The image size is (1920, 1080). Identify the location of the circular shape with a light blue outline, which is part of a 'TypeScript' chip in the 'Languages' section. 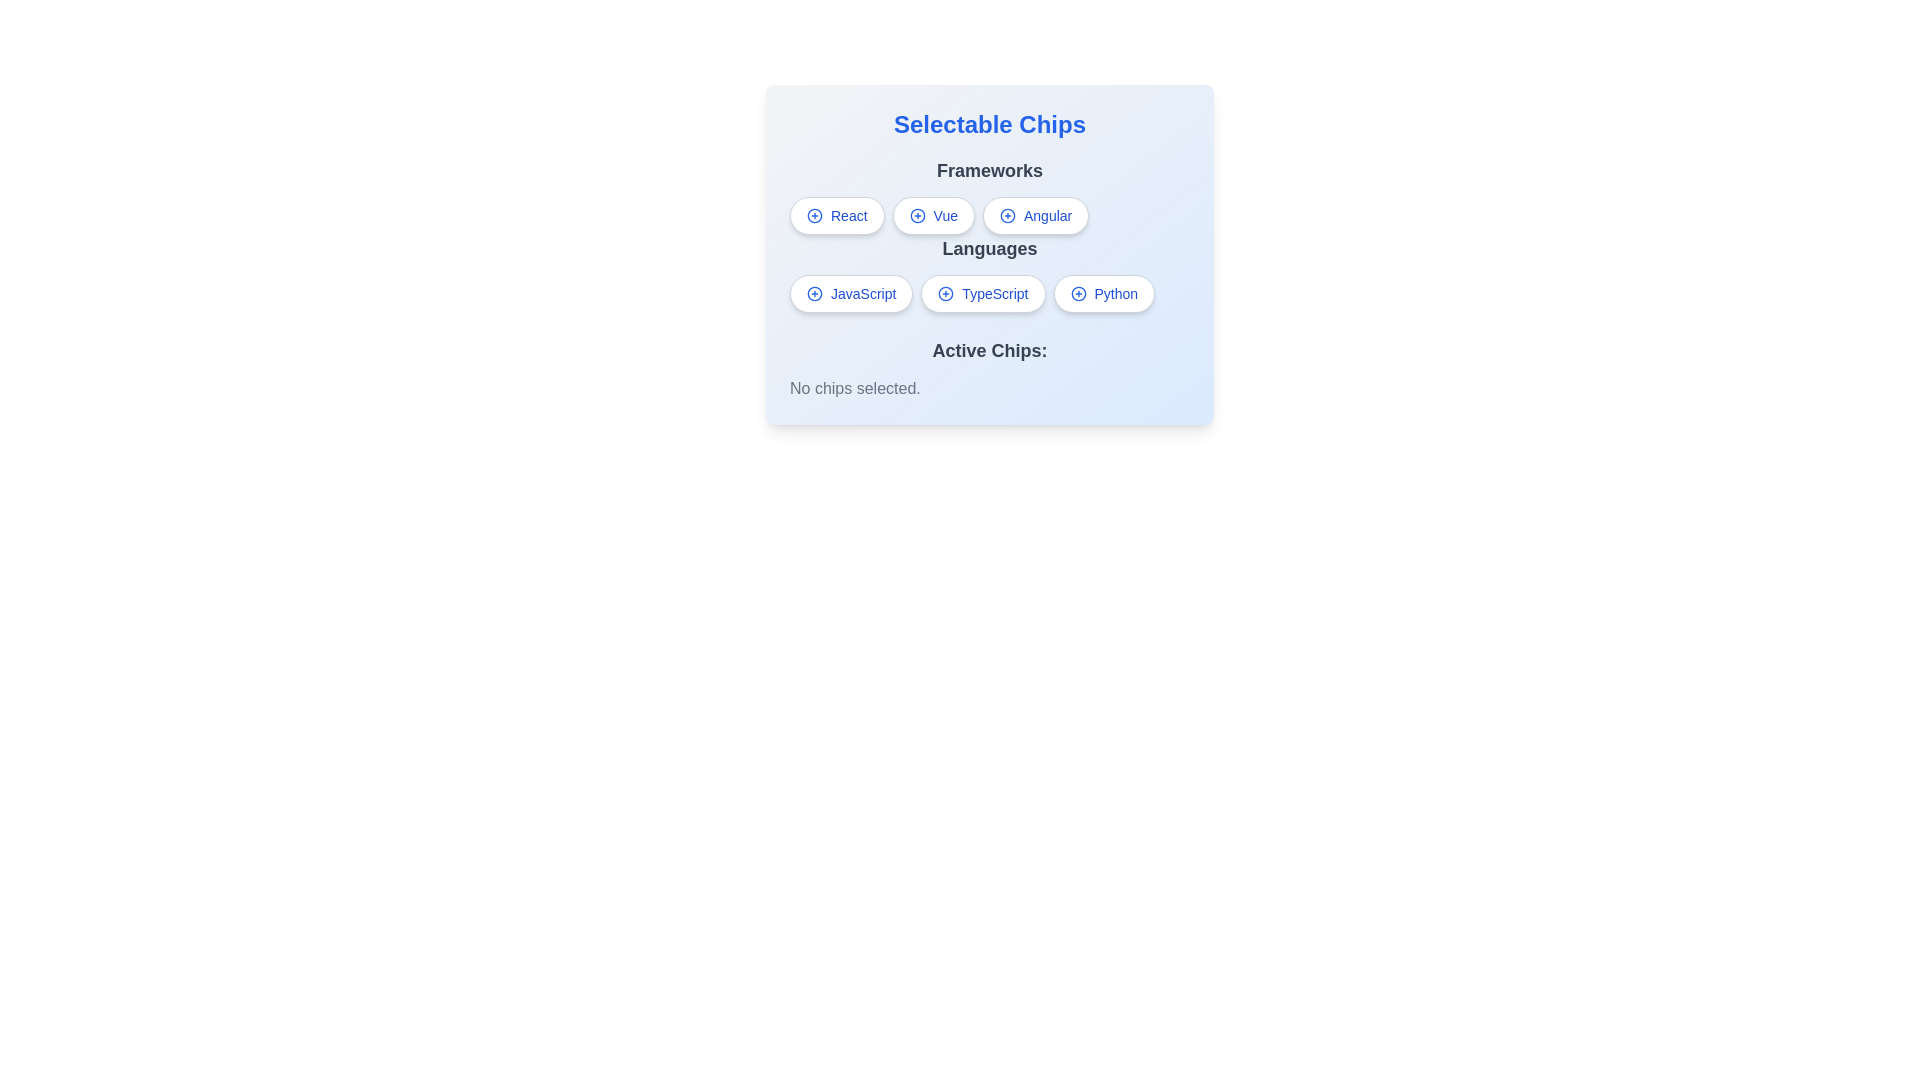
(945, 293).